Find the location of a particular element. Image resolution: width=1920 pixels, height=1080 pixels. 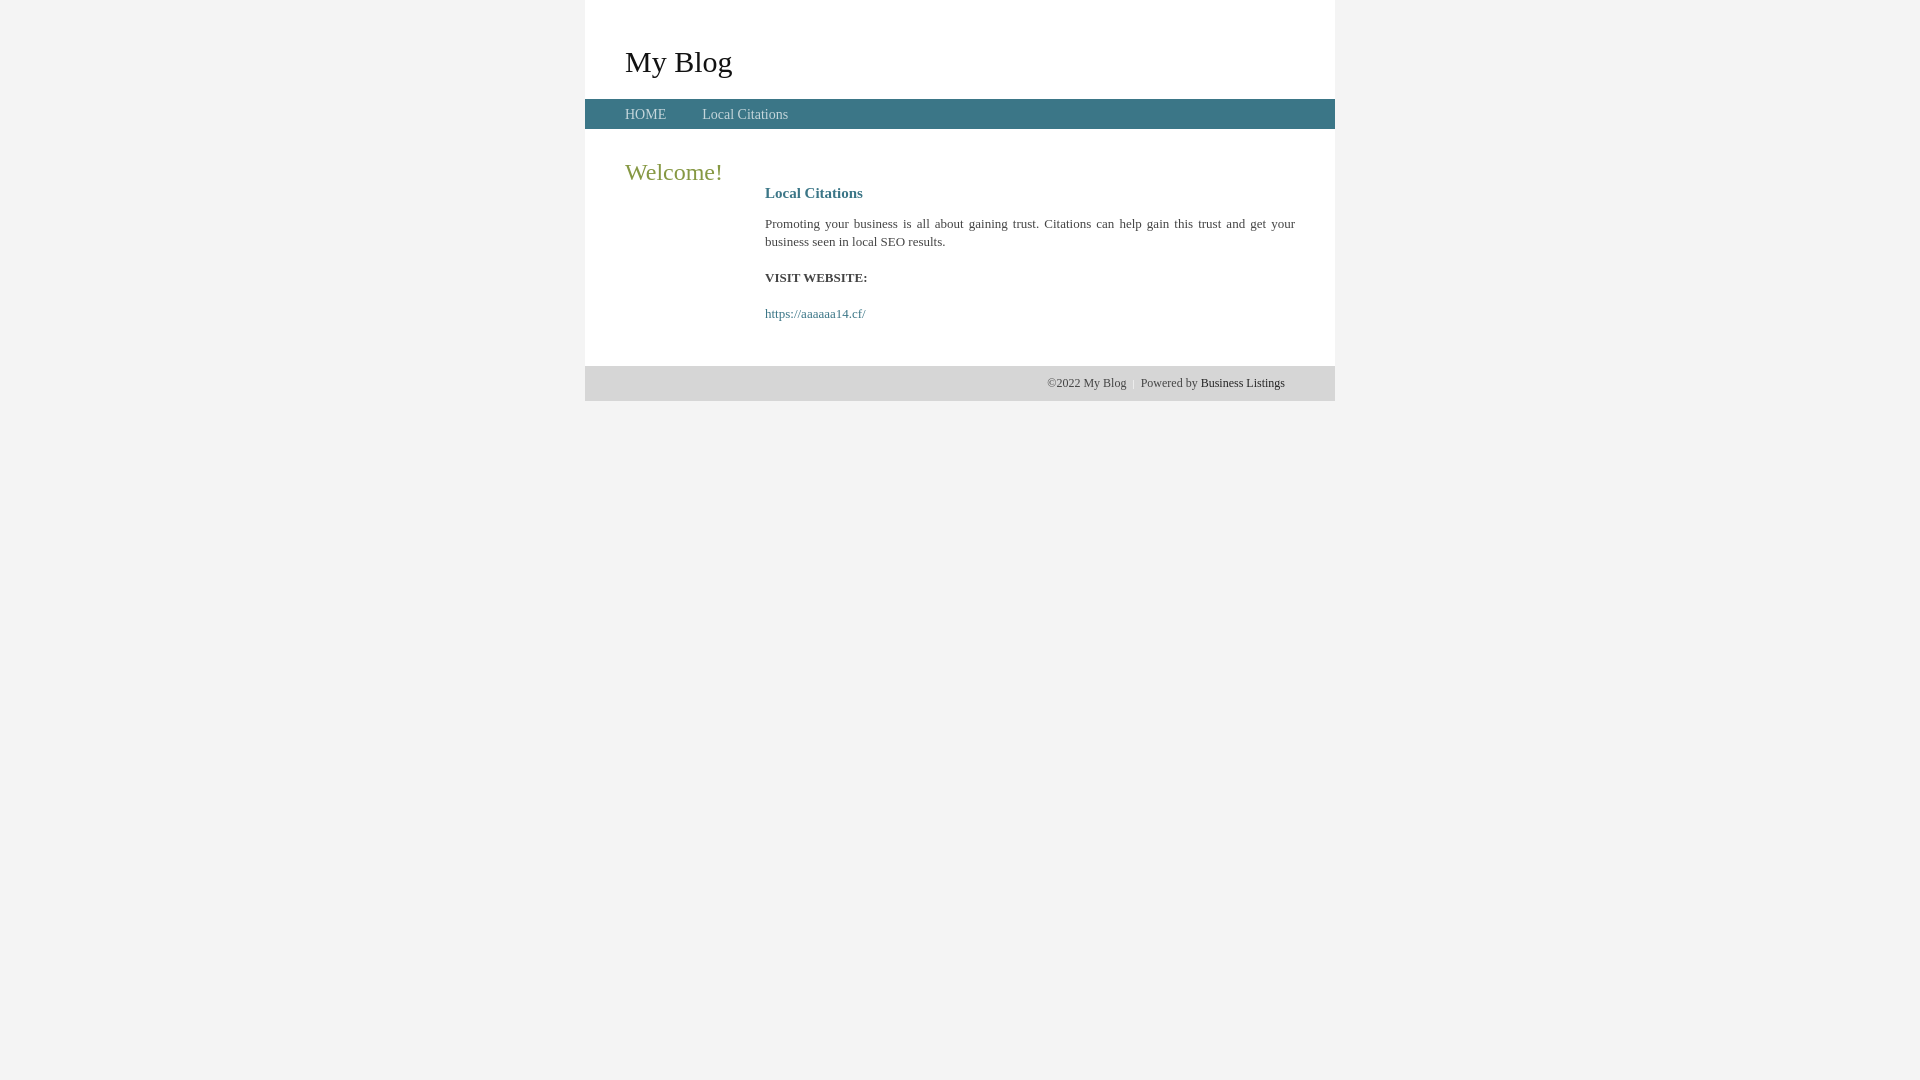

'HOME' is located at coordinates (645, 114).